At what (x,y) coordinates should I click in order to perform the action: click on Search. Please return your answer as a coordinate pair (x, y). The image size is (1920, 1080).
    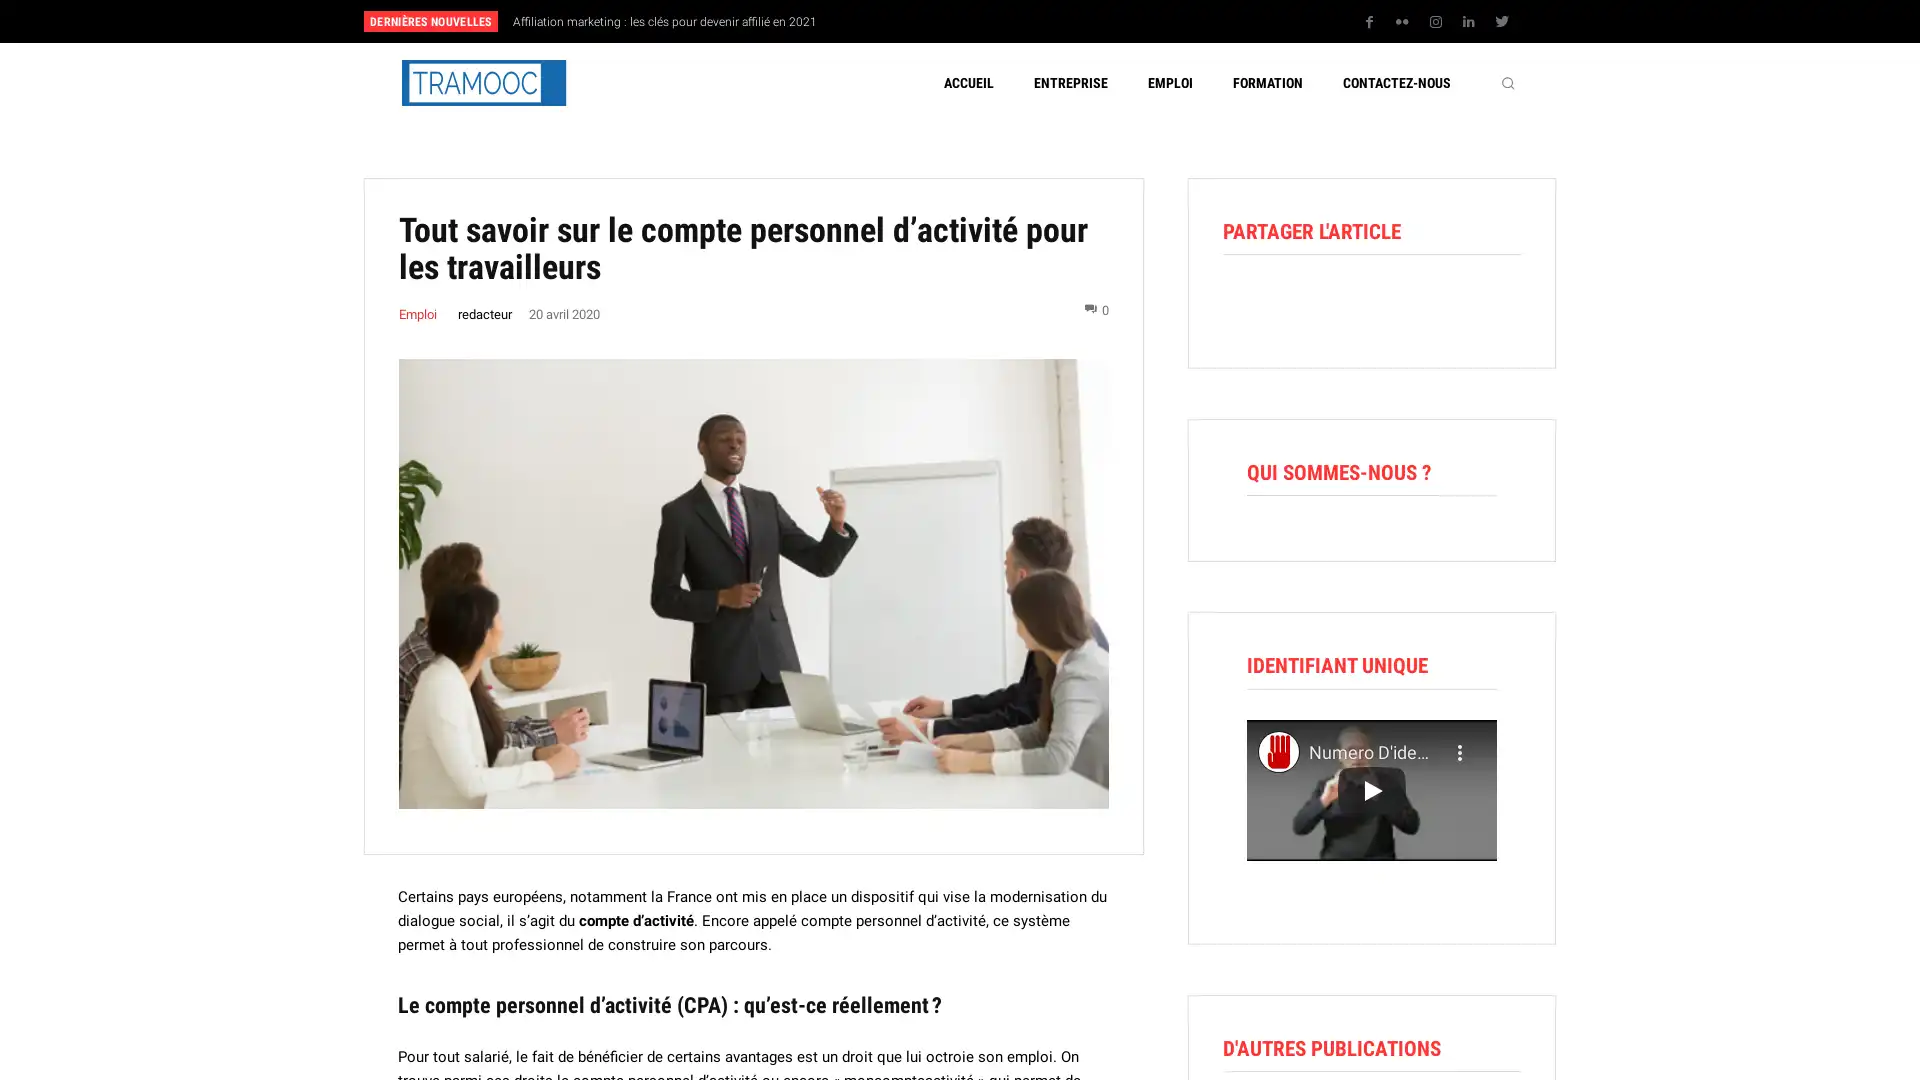
    Looking at the image, I should click on (1507, 81).